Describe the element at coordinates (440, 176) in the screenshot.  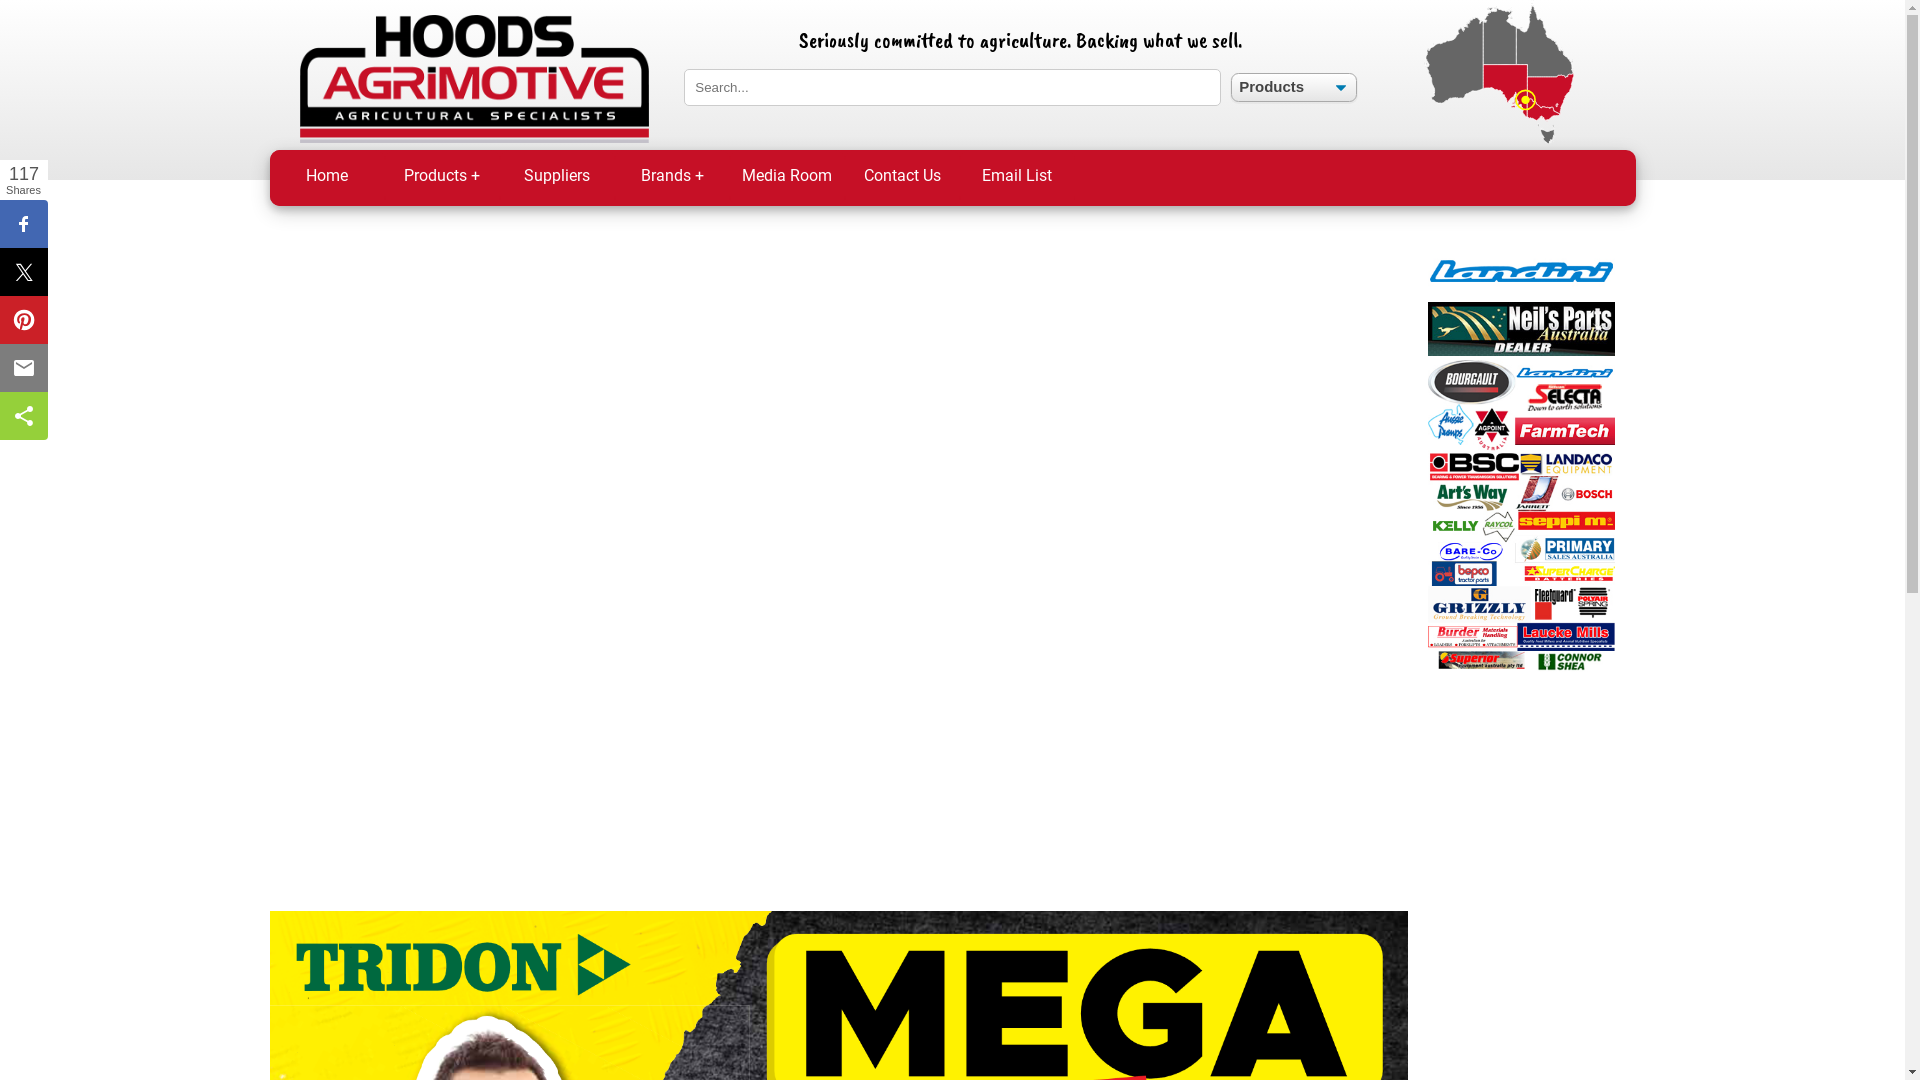
I see `'Products +'` at that location.